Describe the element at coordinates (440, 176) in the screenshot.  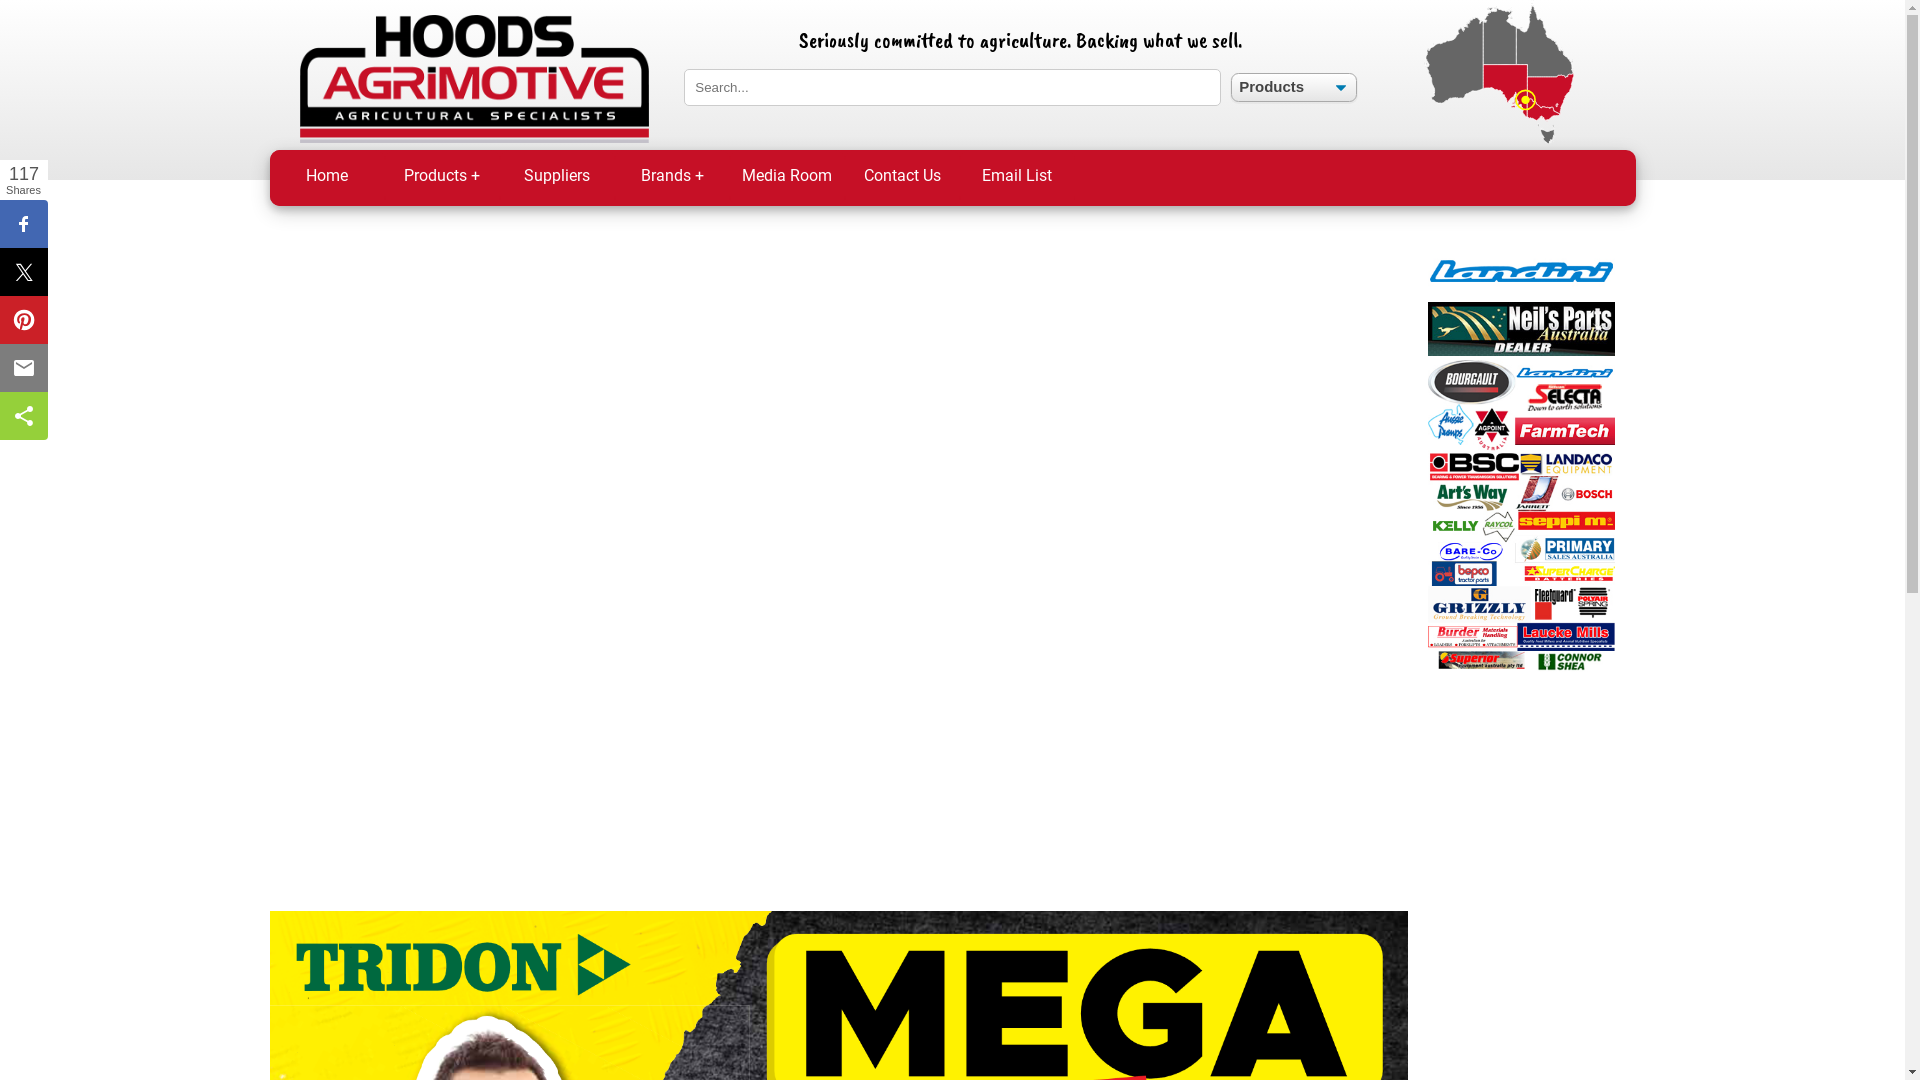
I see `'Products +'` at that location.